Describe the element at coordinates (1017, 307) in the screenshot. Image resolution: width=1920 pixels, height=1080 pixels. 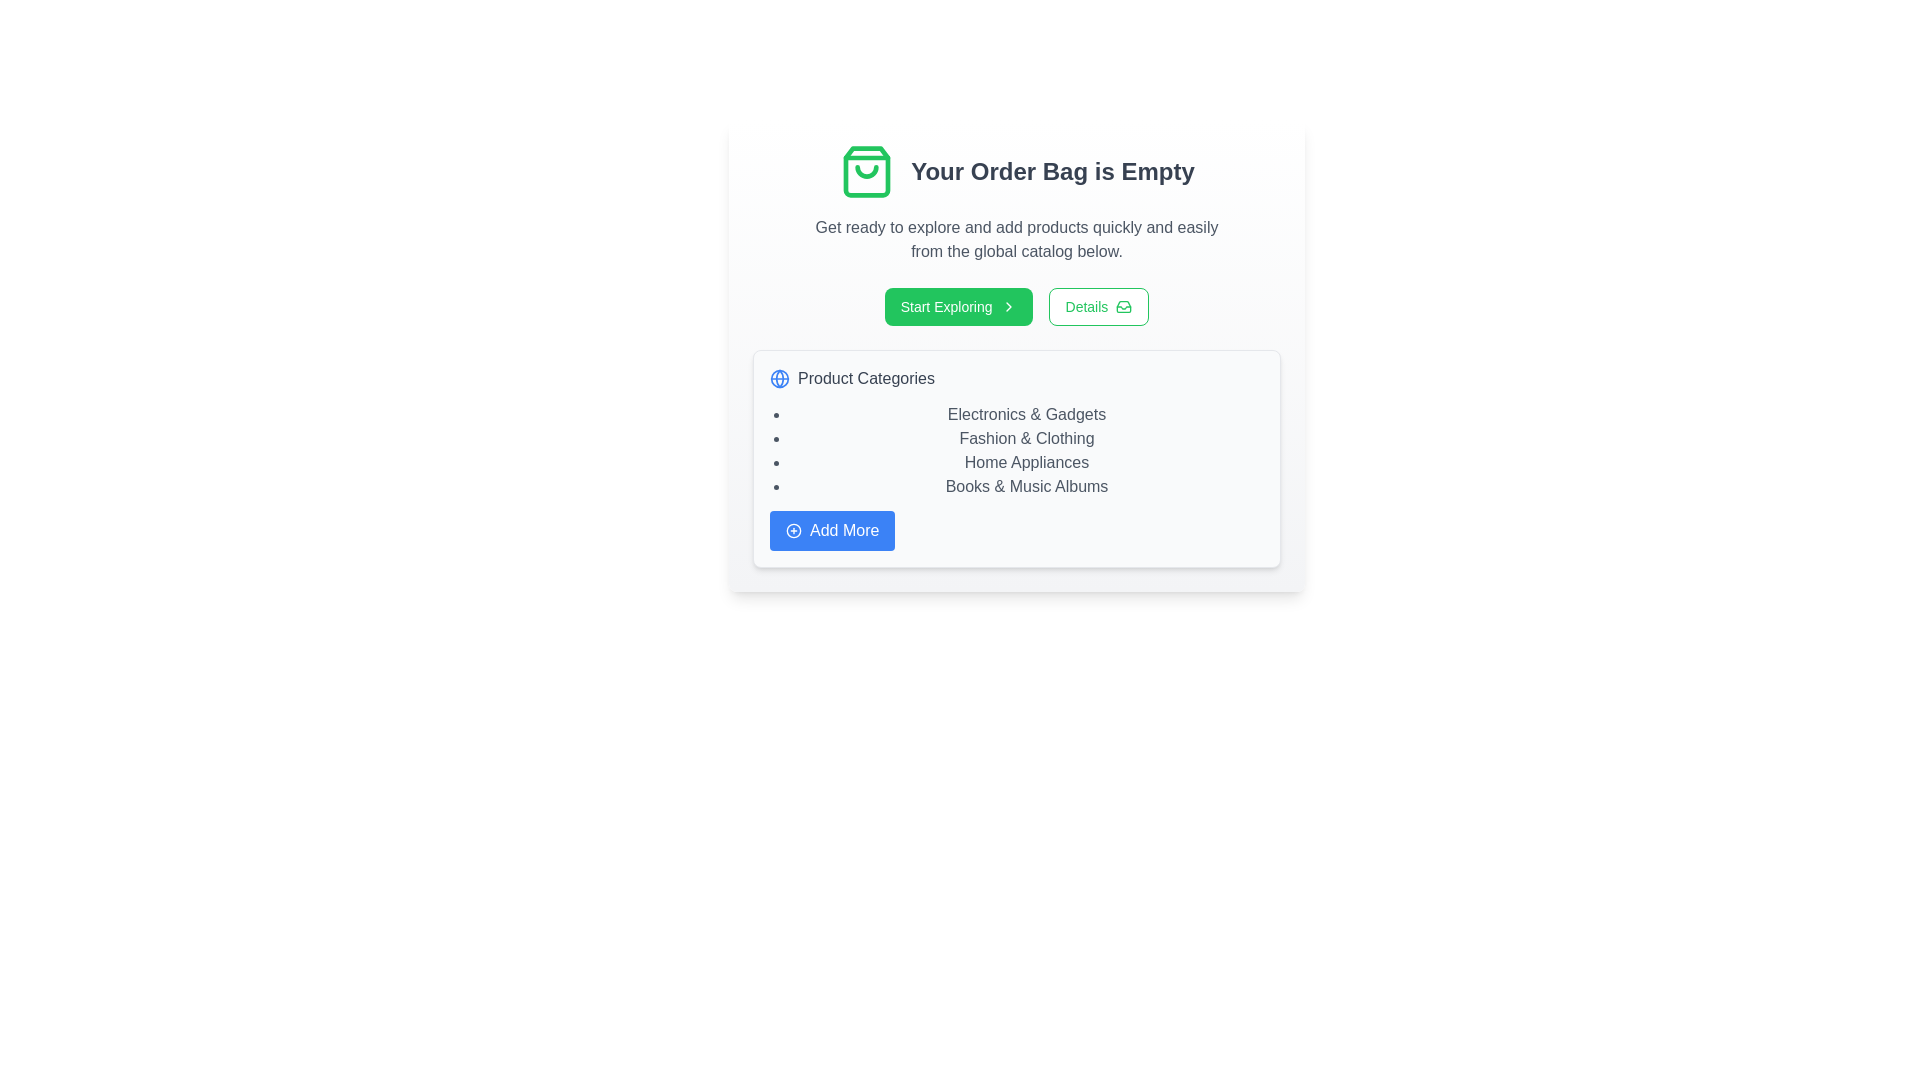
I see `the forward navigation icon located within the 'Start Exploring' button, which is positioned to the left of the 'Details' button` at that location.